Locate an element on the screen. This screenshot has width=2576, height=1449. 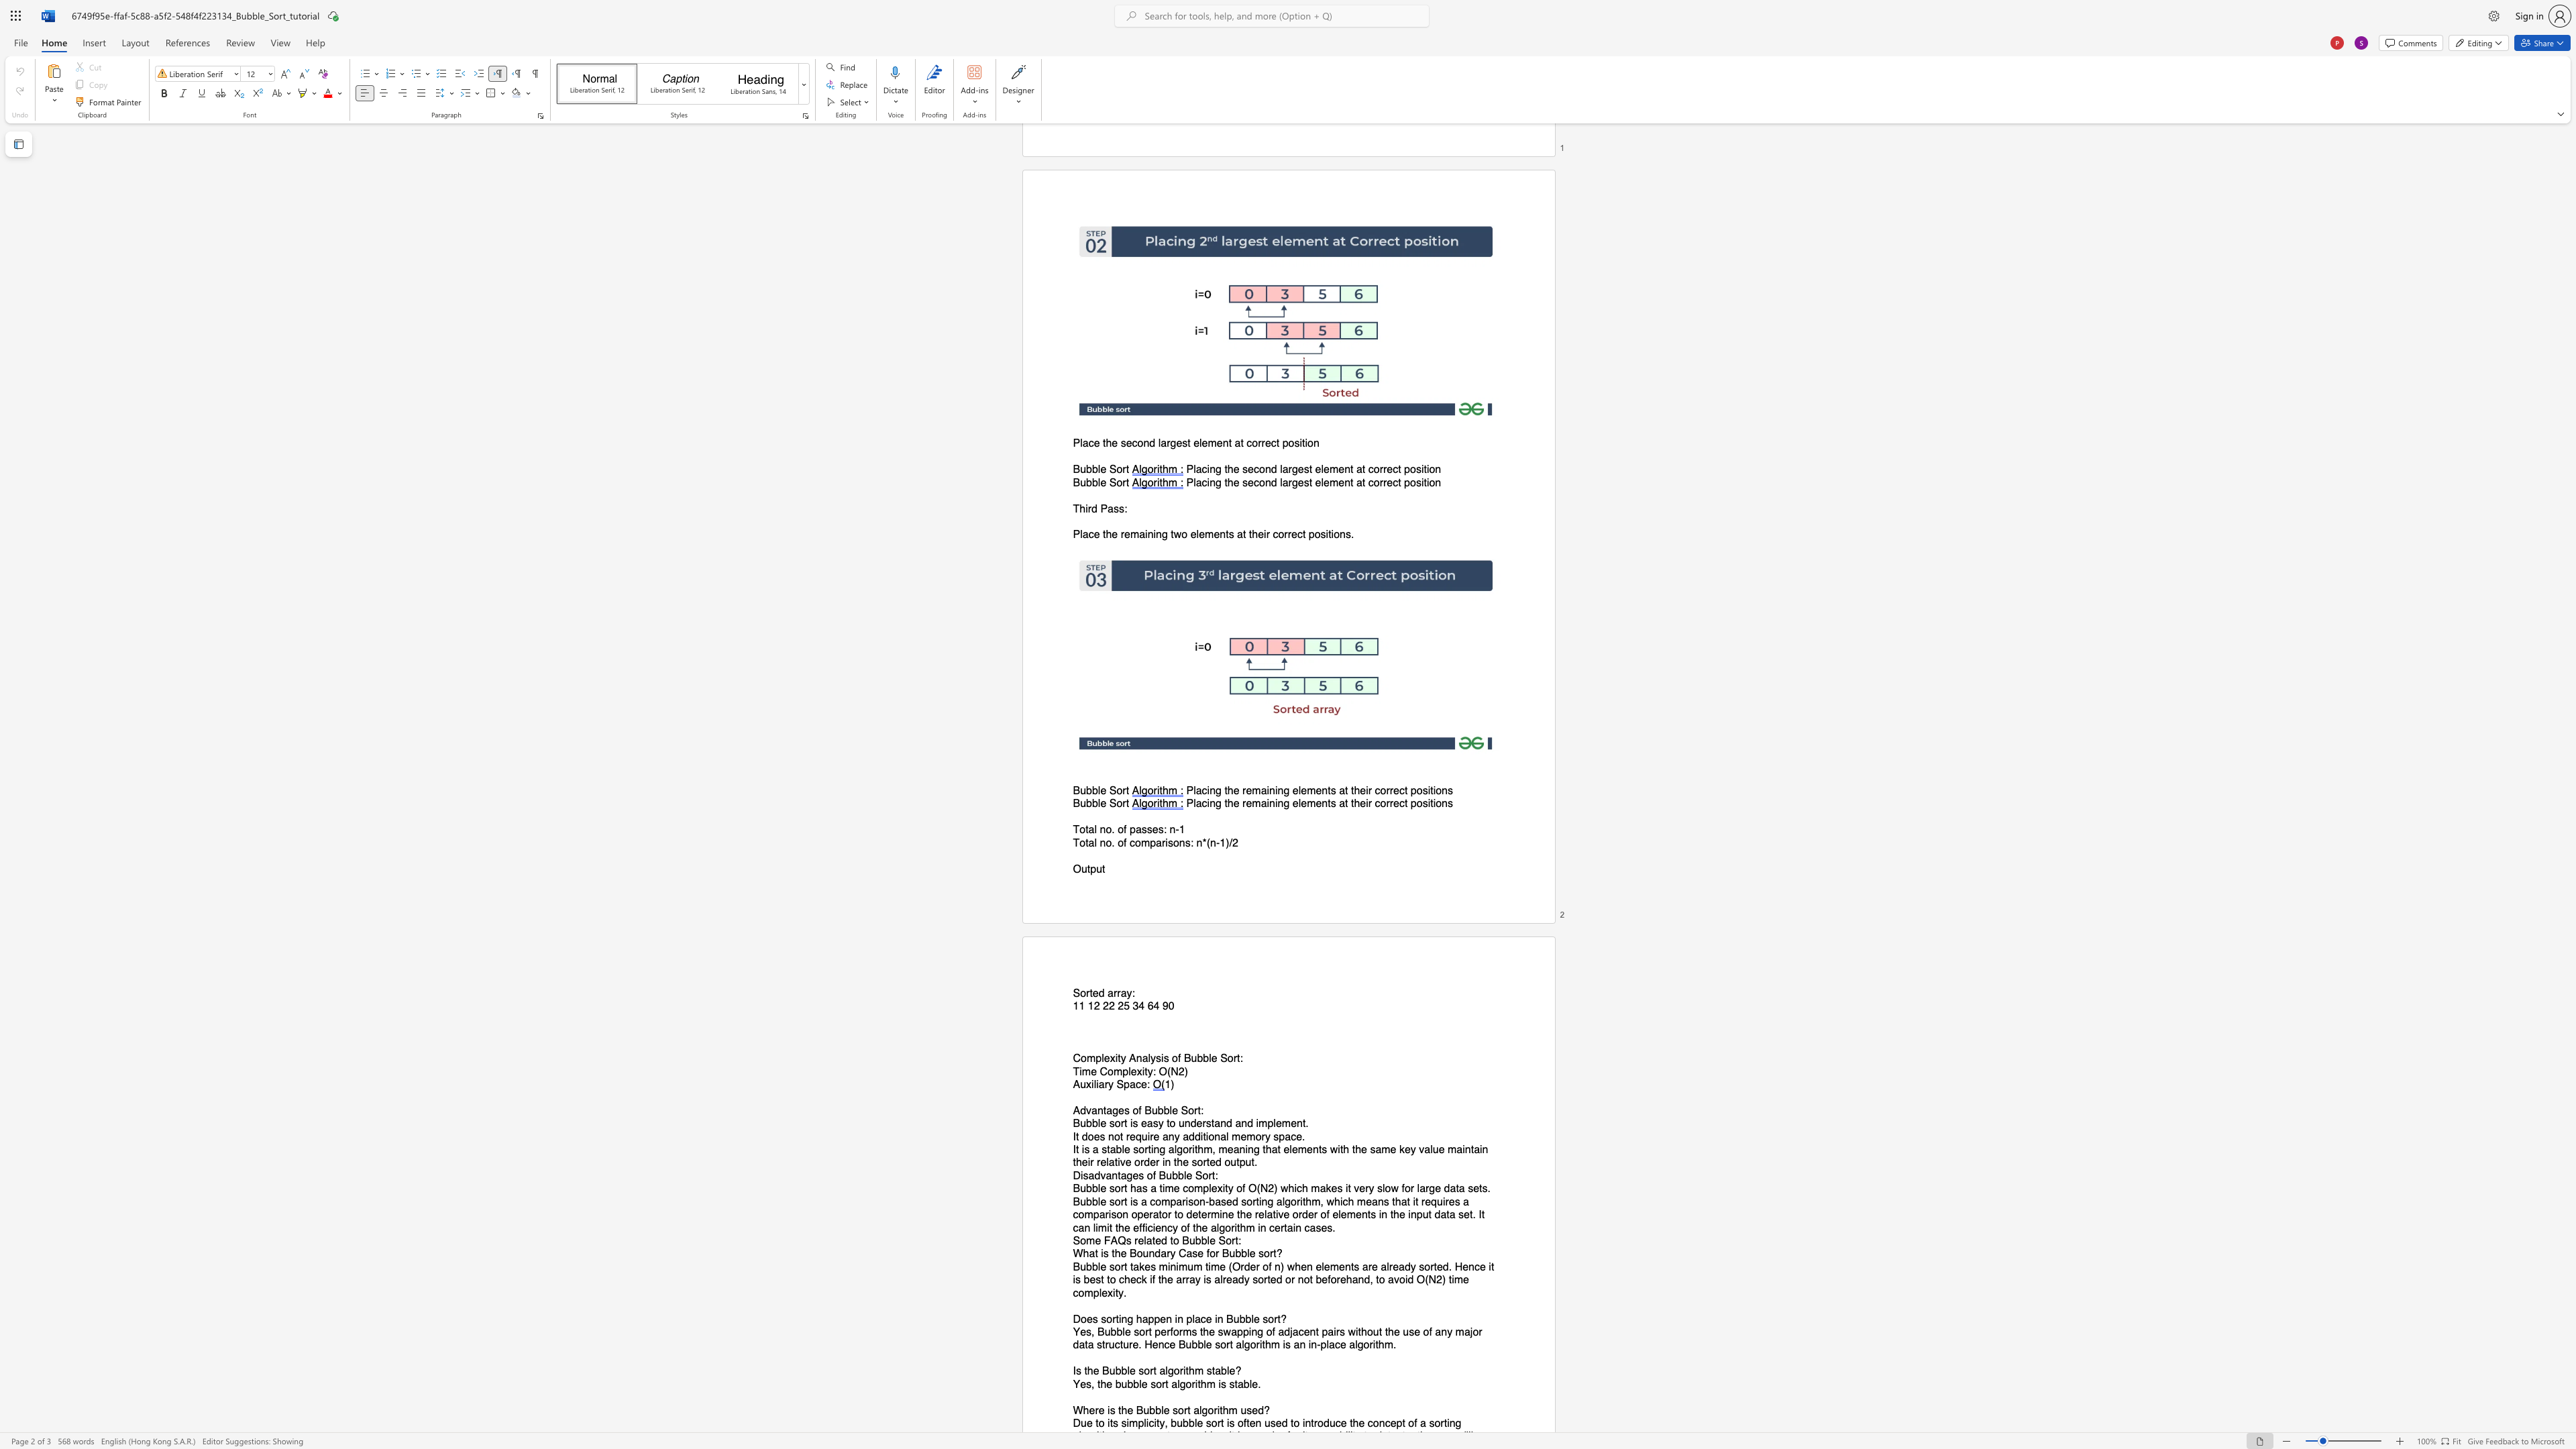
the 1th character "o" in the text is located at coordinates (1119, 790).